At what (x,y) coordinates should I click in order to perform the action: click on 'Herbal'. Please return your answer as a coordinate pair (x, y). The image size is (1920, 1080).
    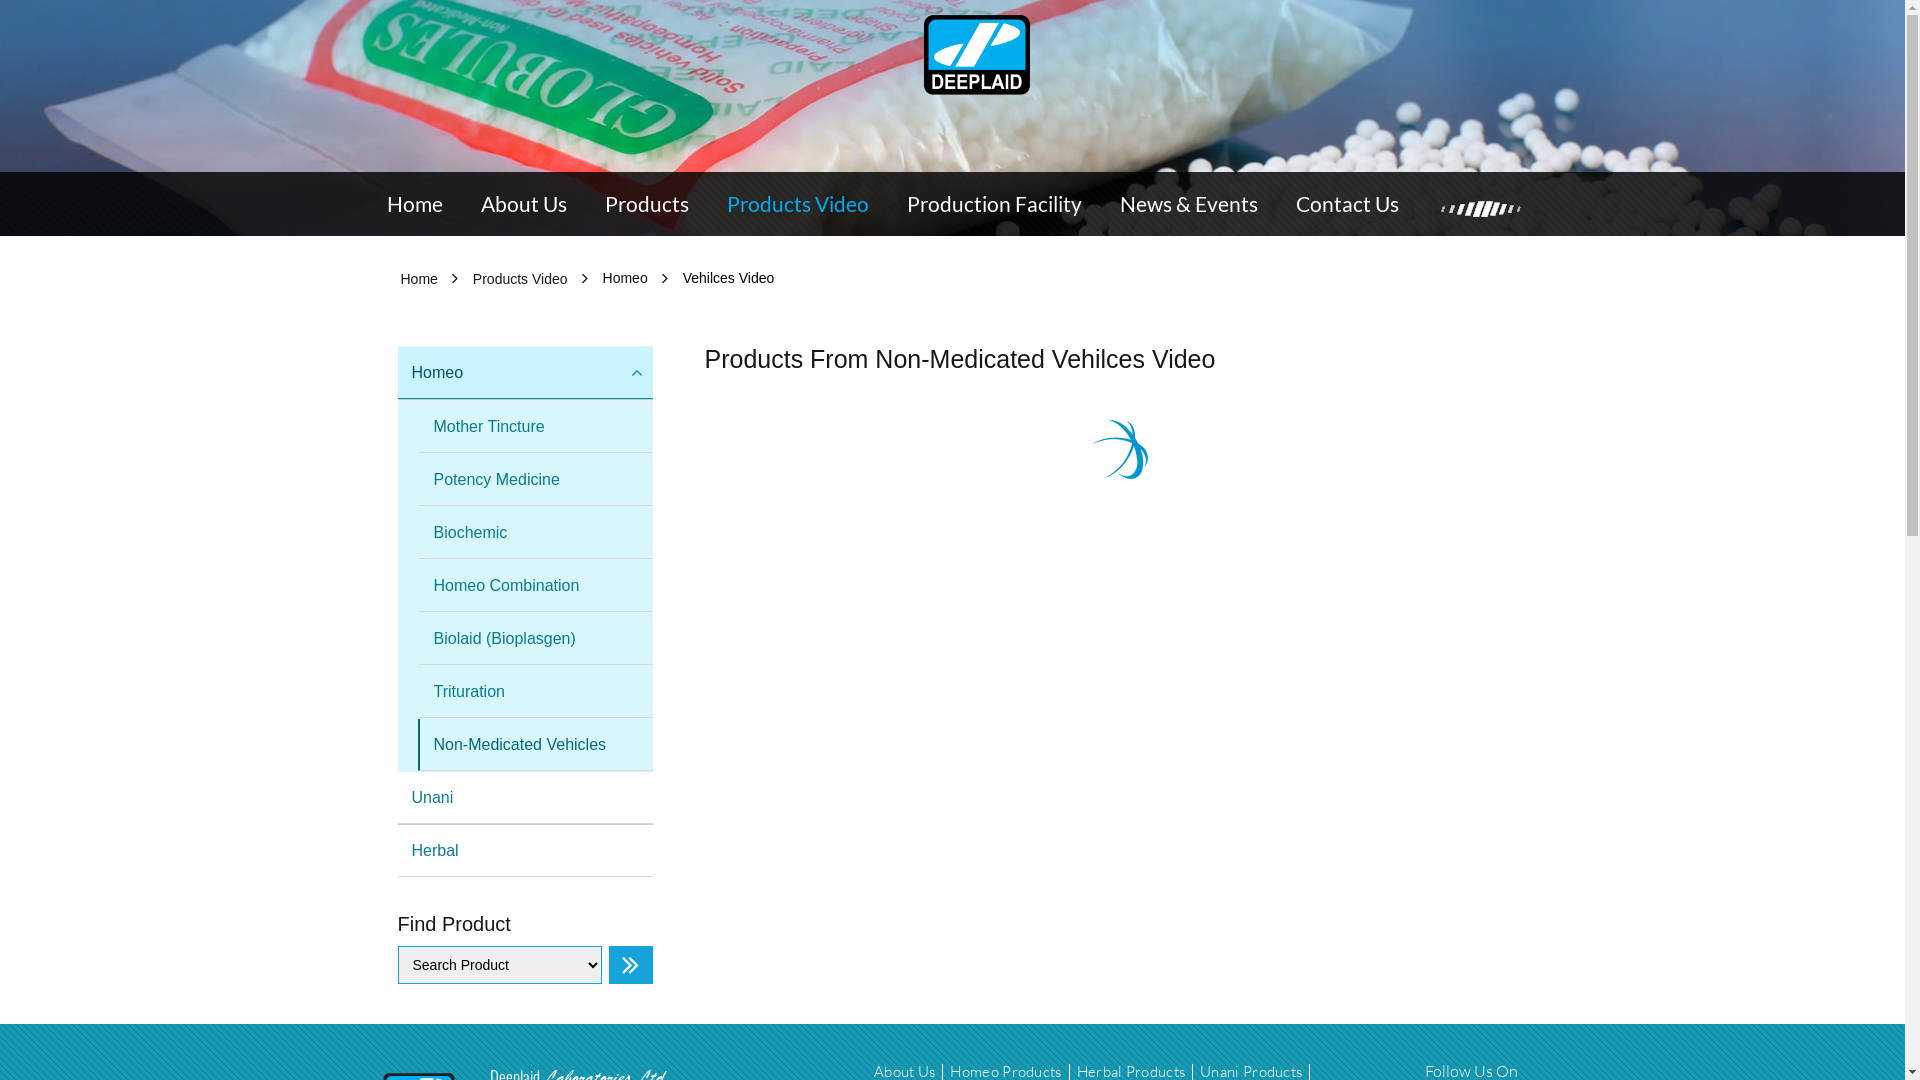
    Looking at the image, I should click on (525, 851).